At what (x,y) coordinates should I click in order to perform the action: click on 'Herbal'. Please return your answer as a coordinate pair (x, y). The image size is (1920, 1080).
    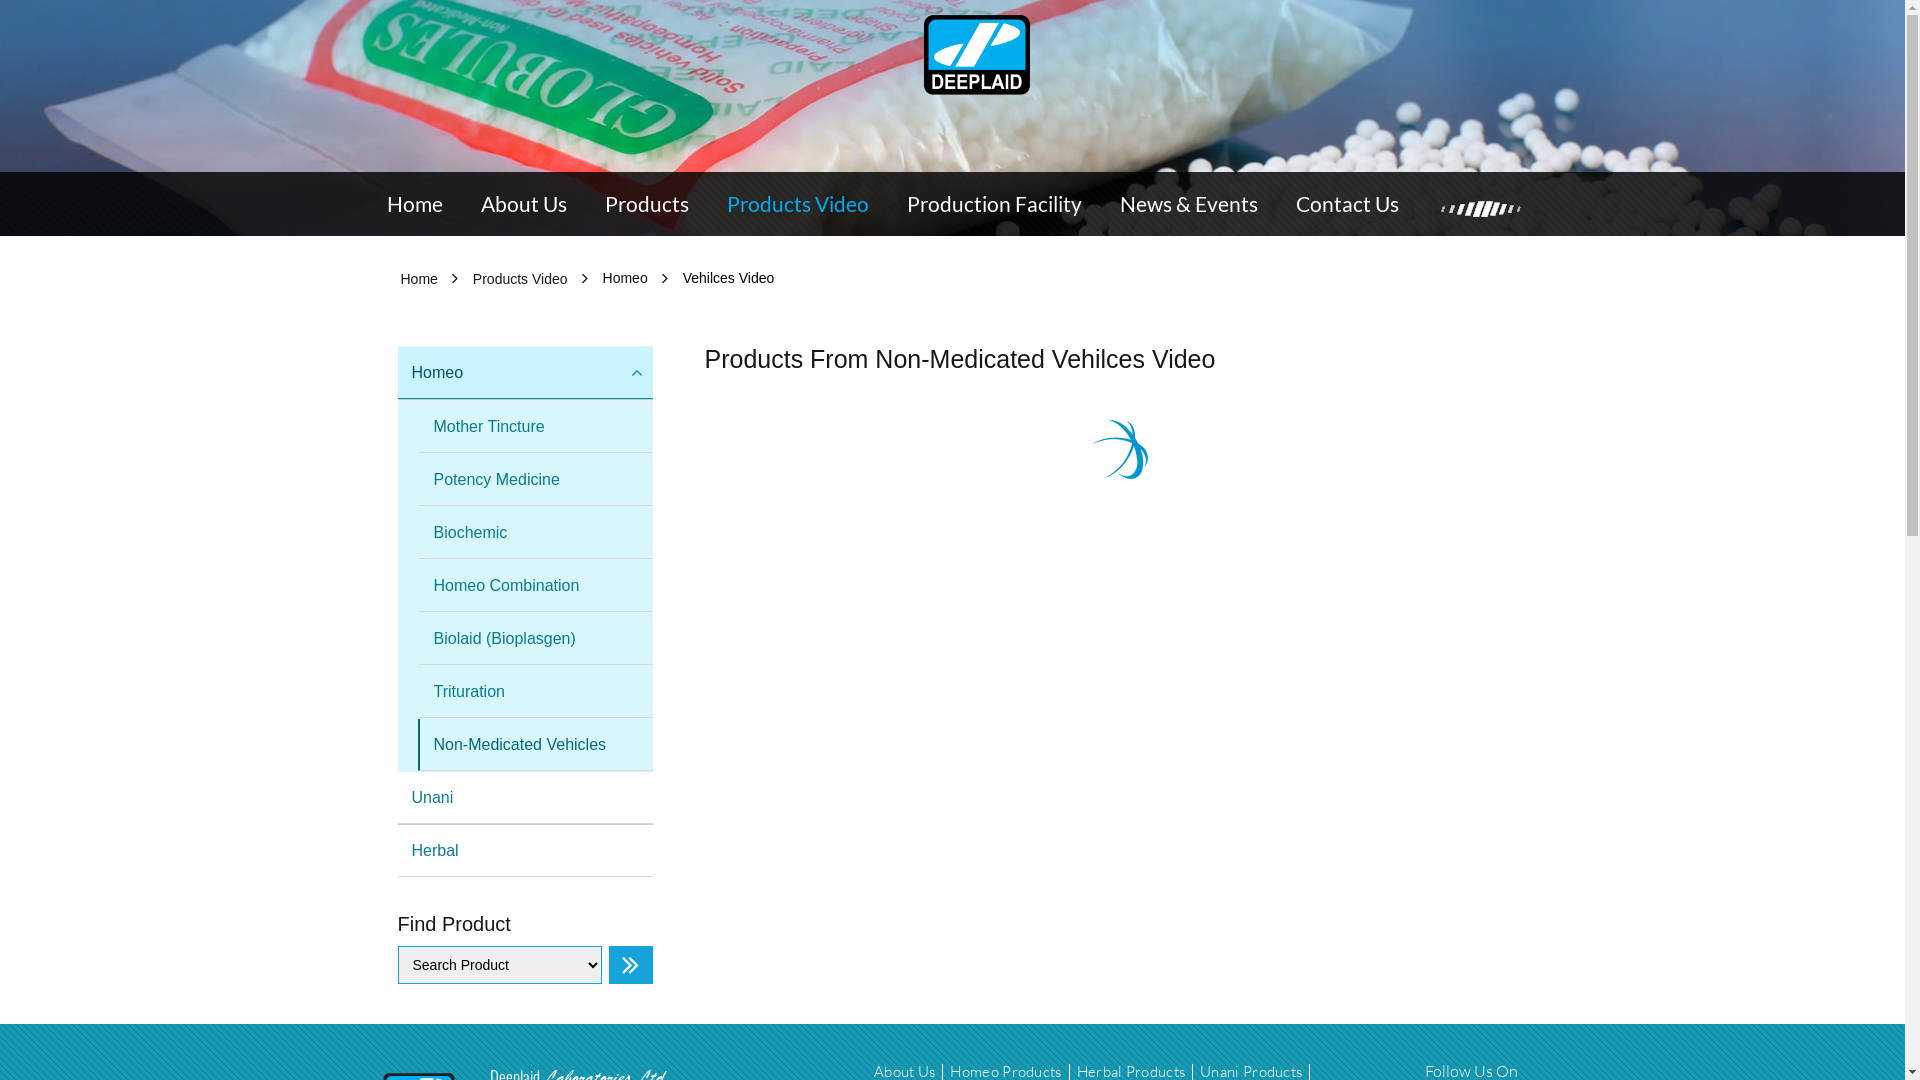
    Looking at the image, I should click on (525, 851).